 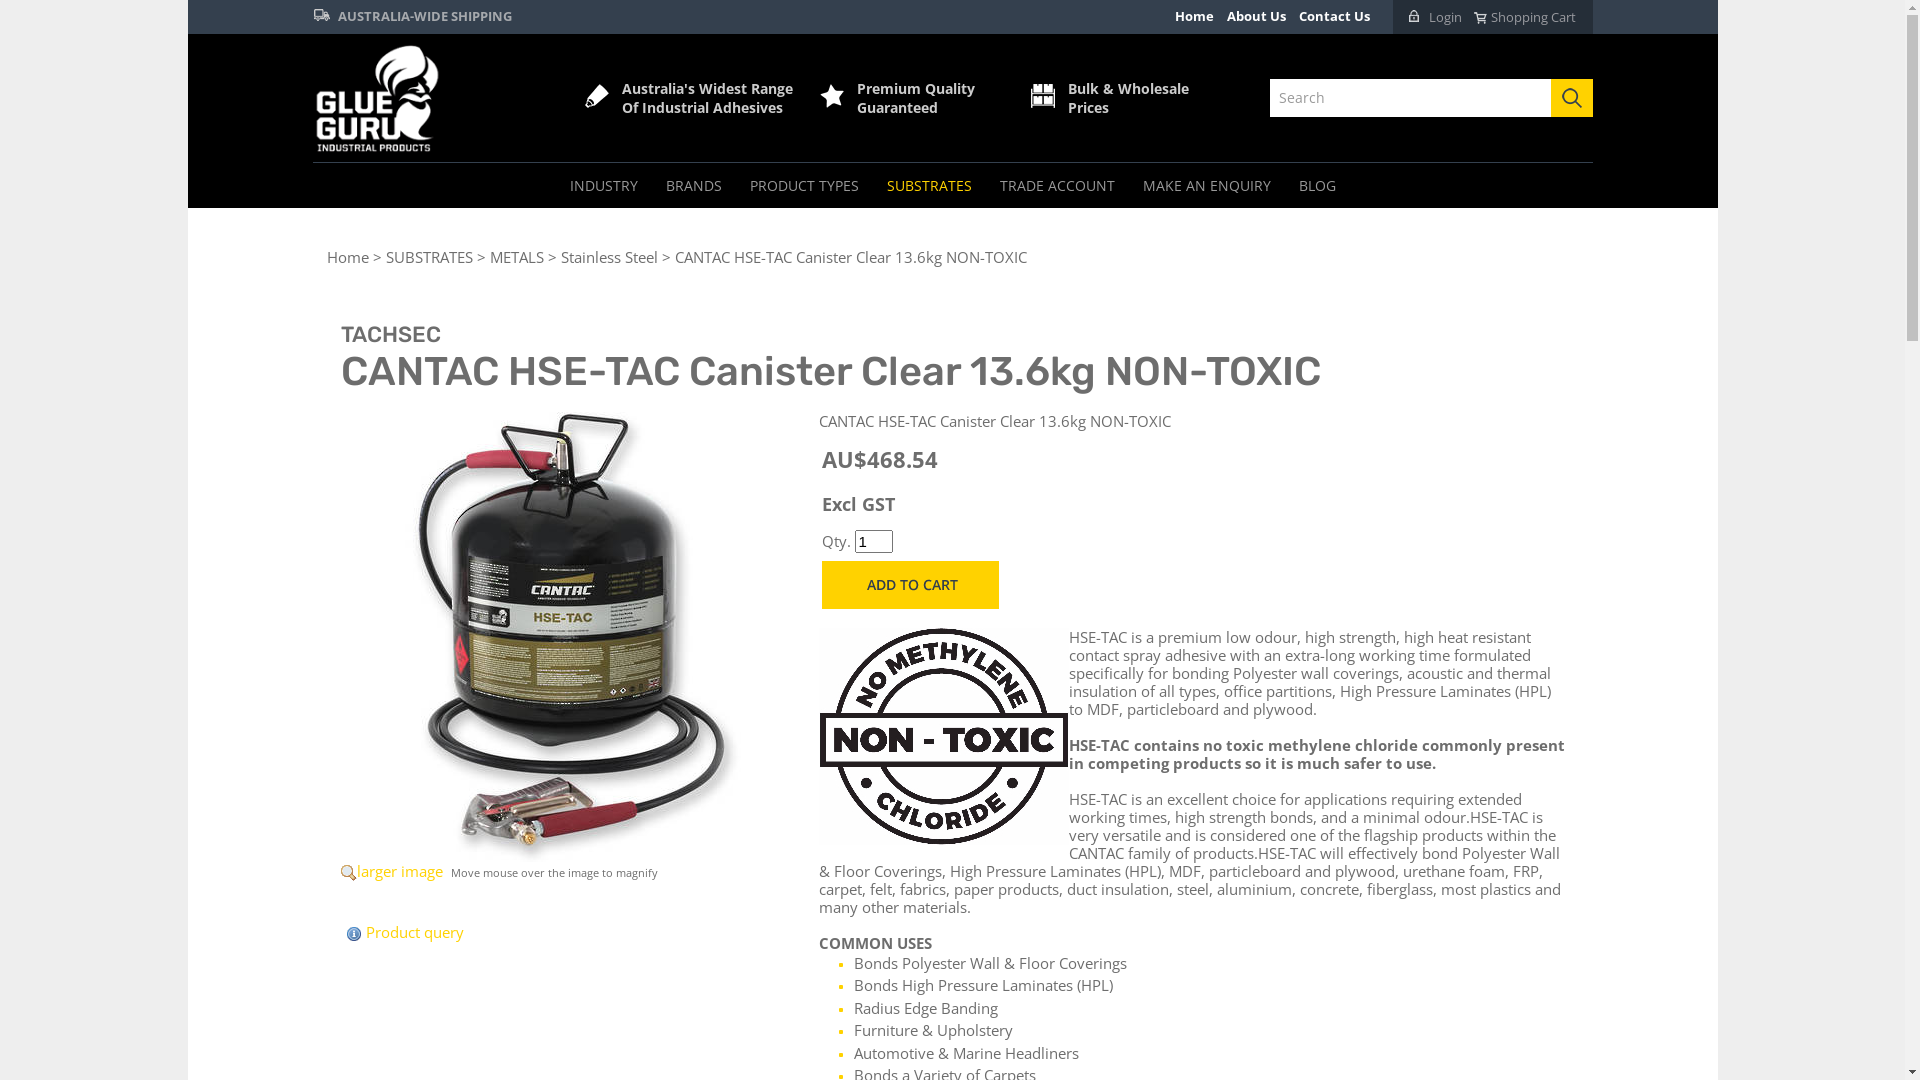 I want to click on 'TRADE ACCOUNT', so click(x=1056, y=185).